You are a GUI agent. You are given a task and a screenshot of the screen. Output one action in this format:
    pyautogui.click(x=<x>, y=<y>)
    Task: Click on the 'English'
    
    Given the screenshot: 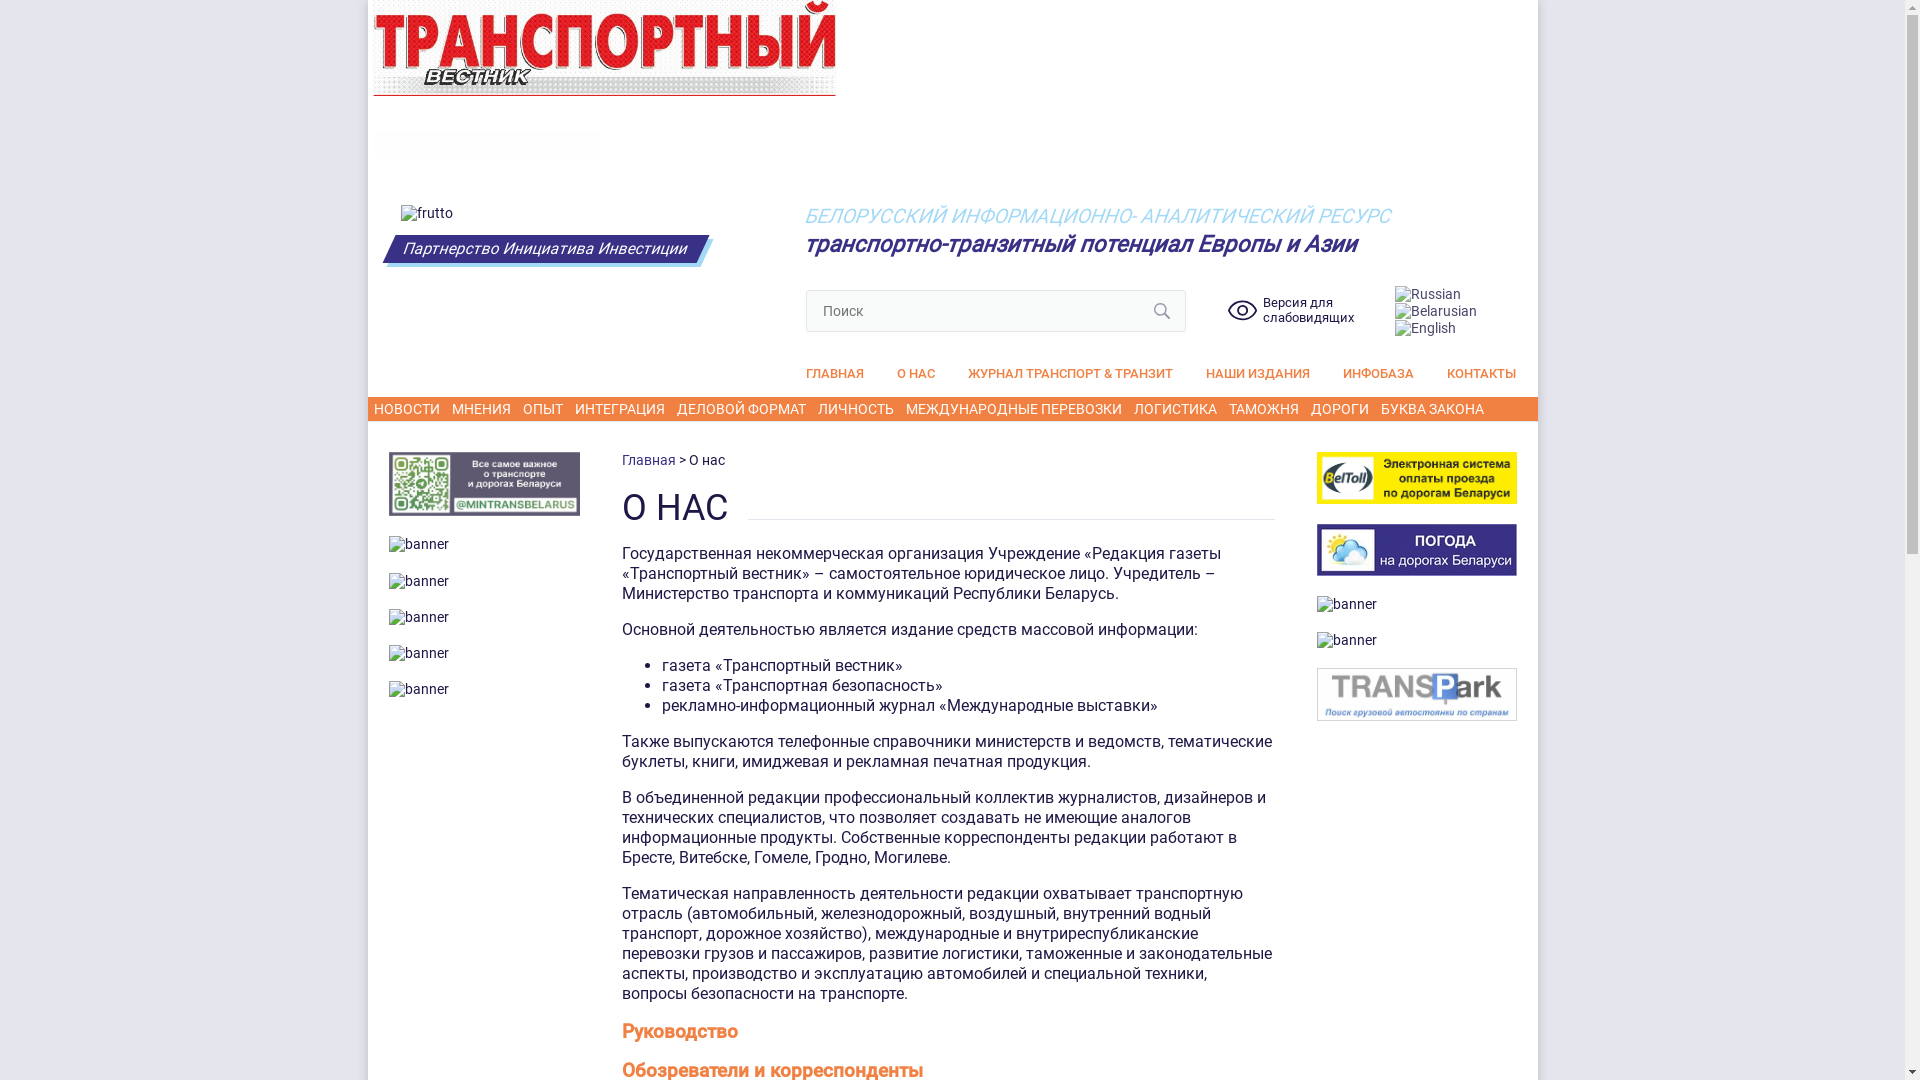 What is the action you would take?
    pyautogui.click(x=1424, y=326)
    